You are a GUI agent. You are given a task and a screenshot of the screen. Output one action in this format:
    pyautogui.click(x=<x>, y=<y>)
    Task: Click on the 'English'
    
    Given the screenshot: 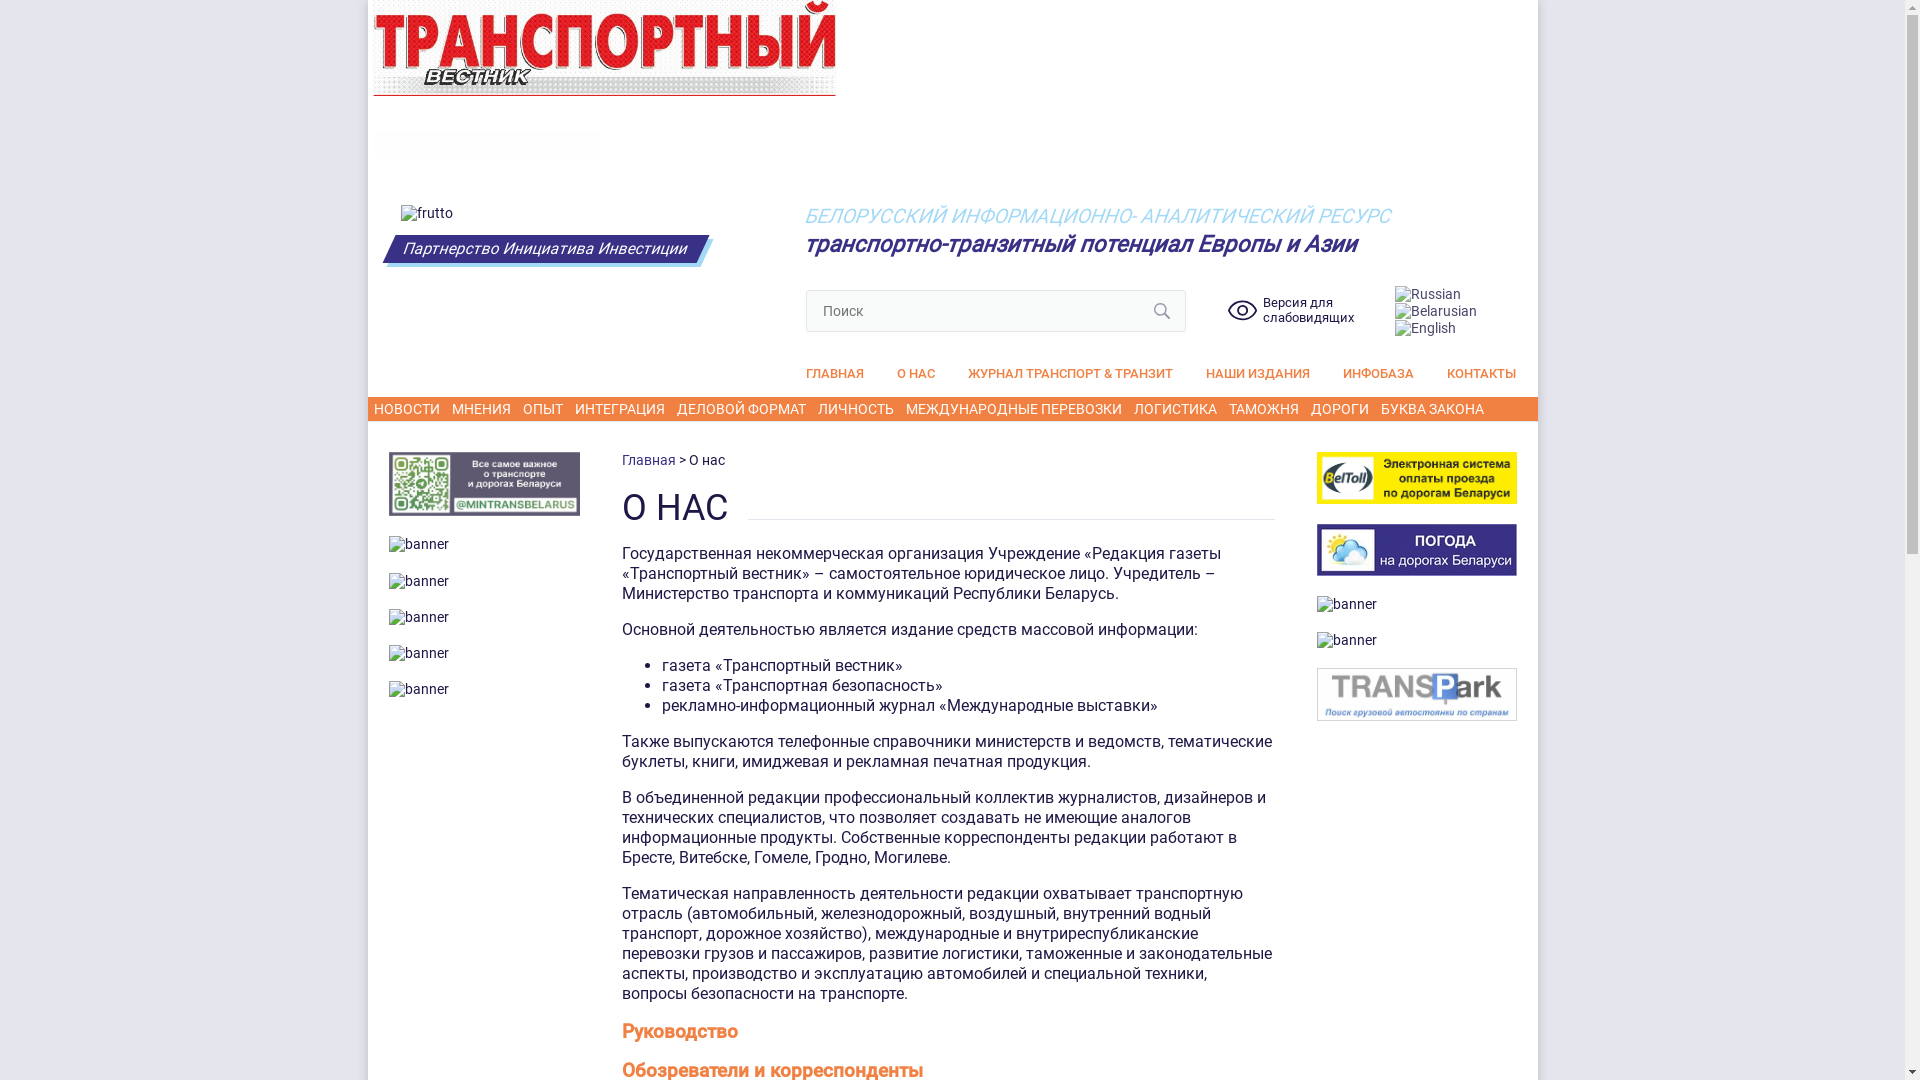 What is the action you would take?
    pyautogui.click(x=1424, y=326)
    